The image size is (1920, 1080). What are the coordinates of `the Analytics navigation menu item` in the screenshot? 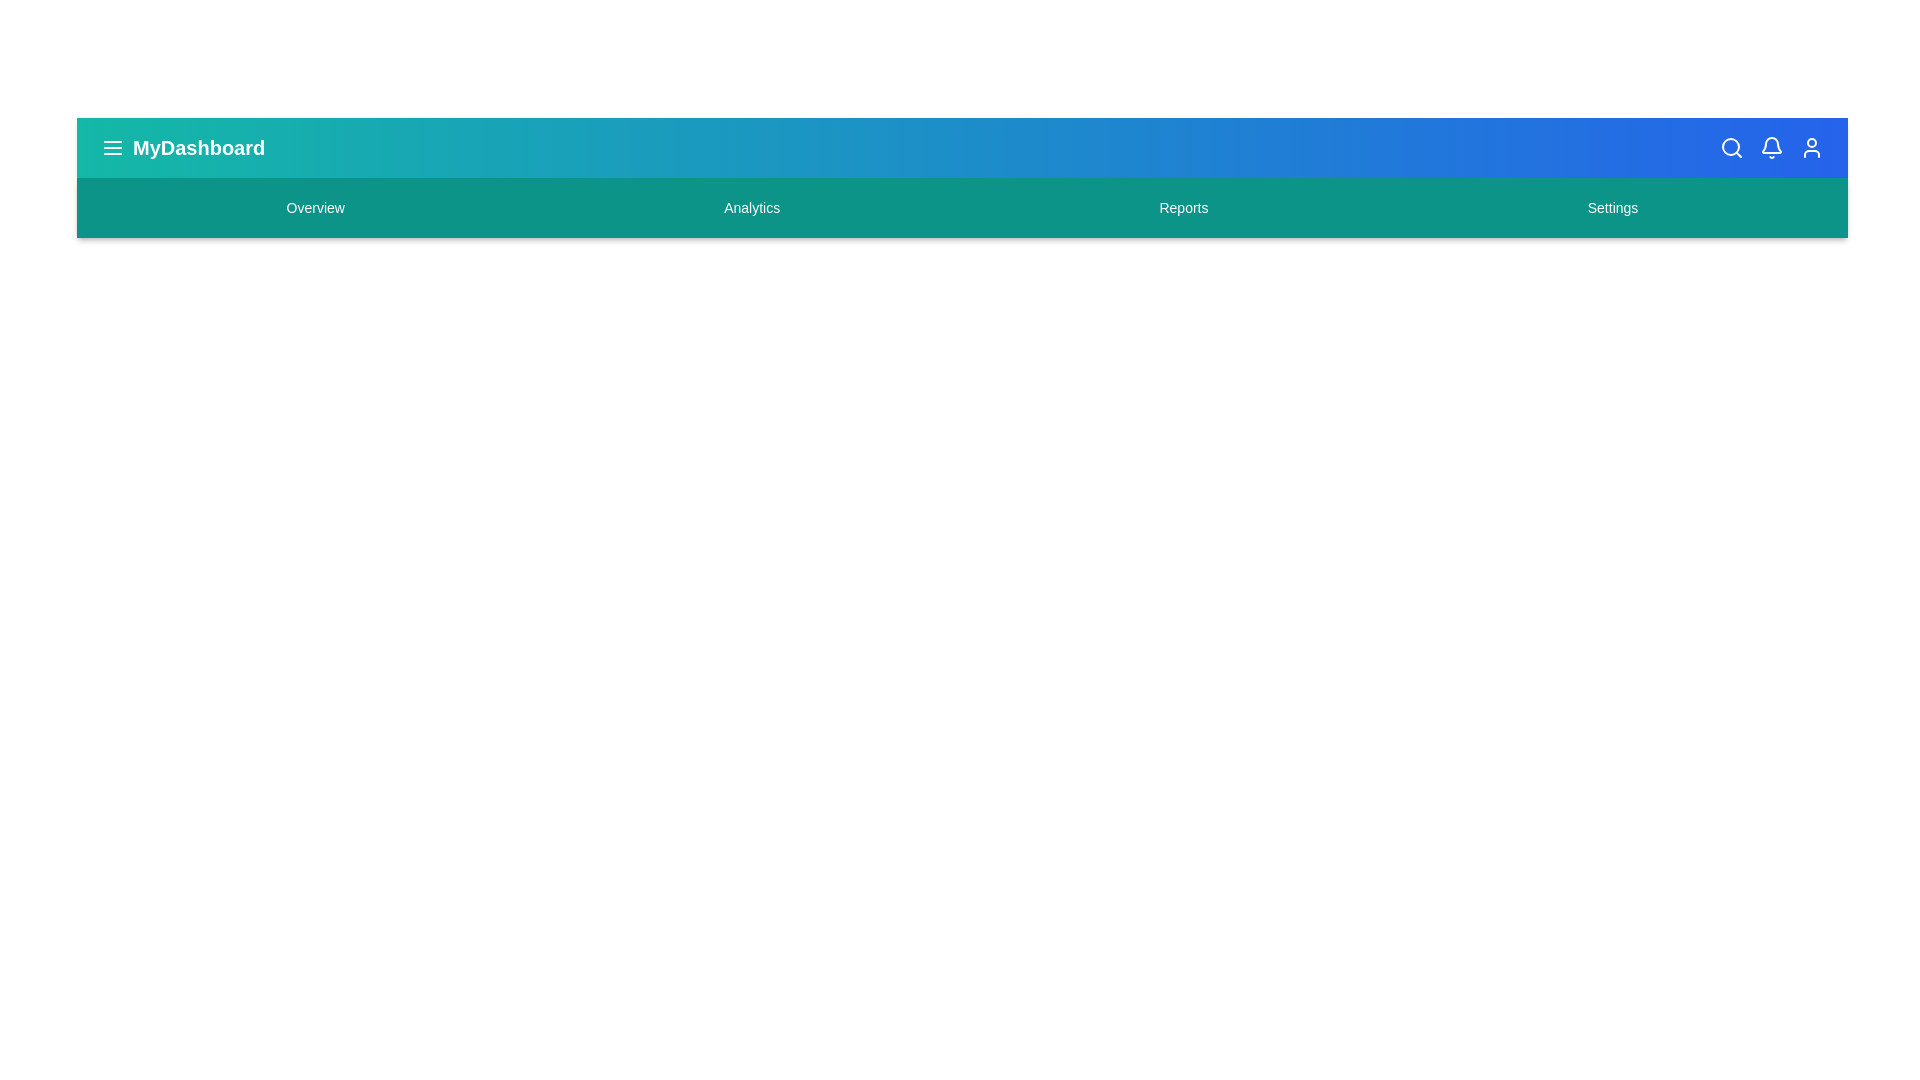 It's located at (751, 208).